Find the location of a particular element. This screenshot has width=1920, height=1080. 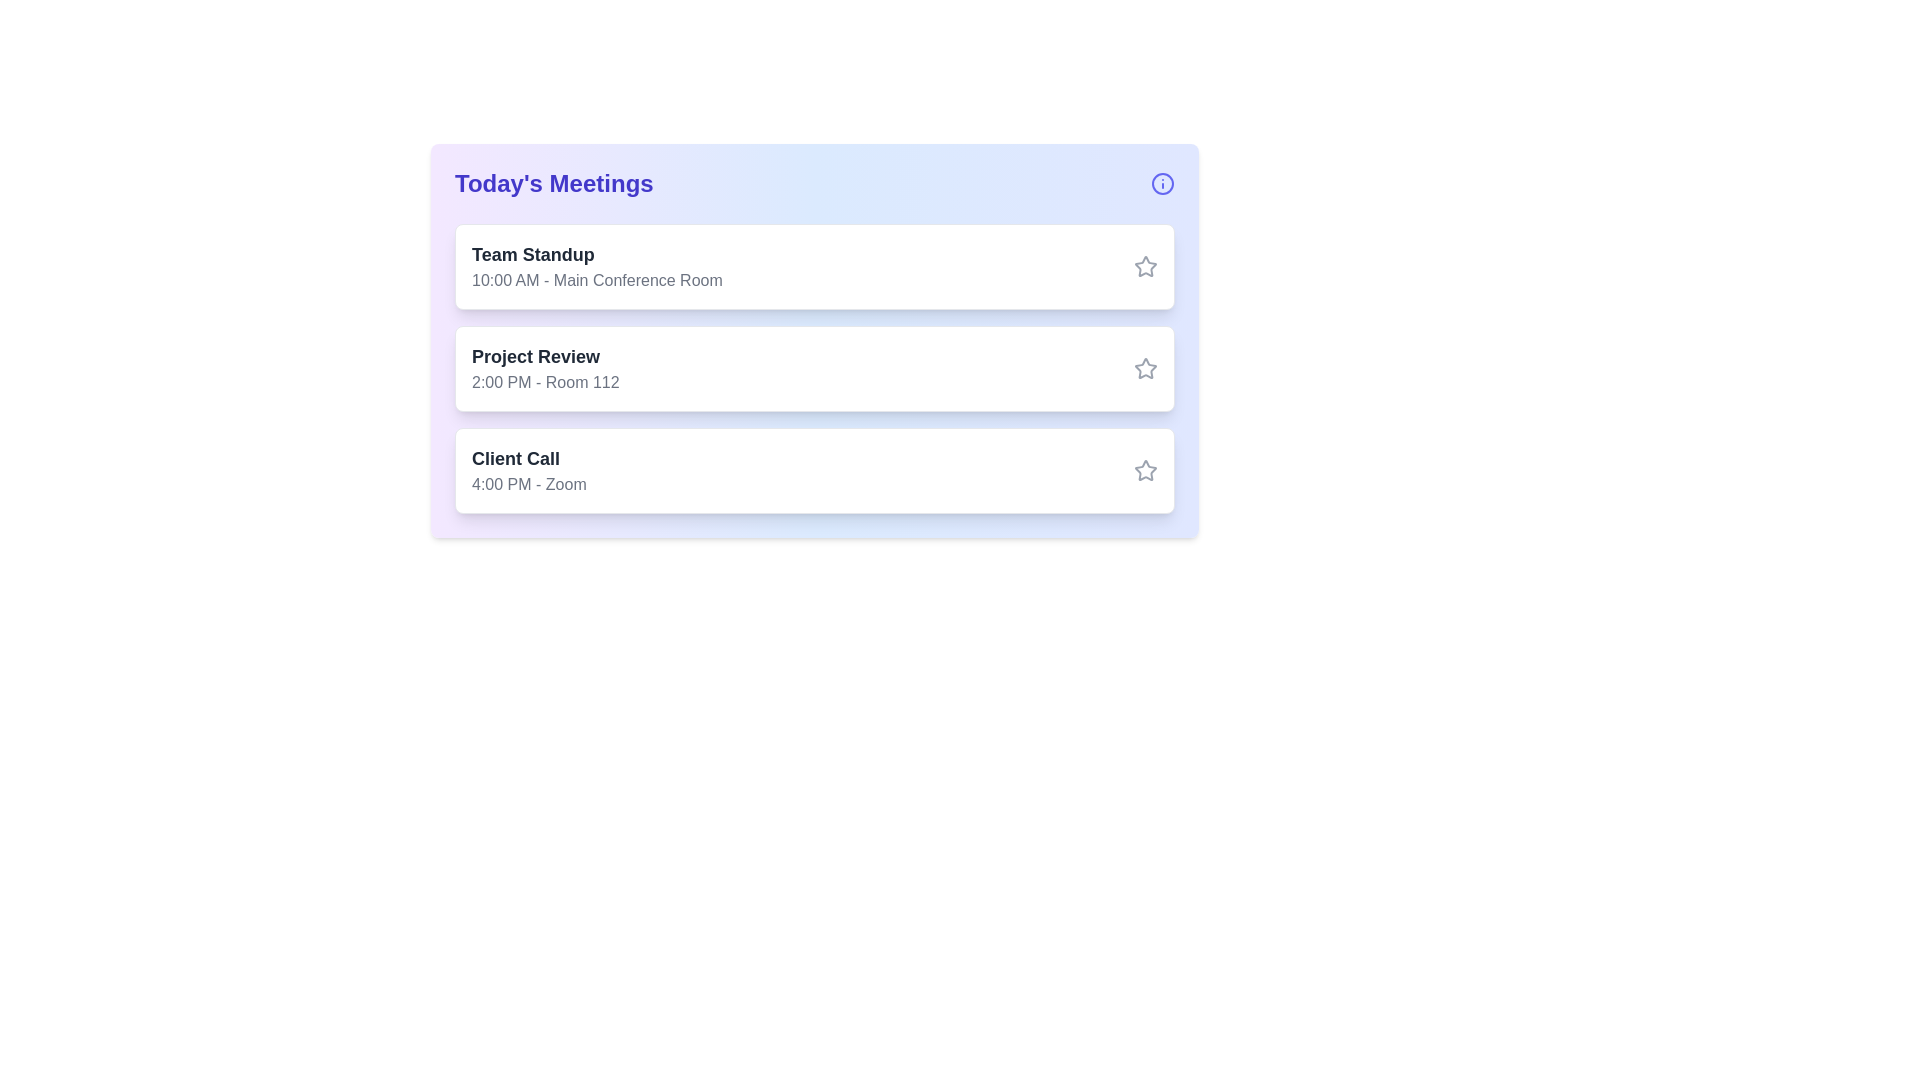

the second List Item in 'Today's Meetings' that displays a scheduled meeting's title, time, and location is located at coordinates (815, 369).